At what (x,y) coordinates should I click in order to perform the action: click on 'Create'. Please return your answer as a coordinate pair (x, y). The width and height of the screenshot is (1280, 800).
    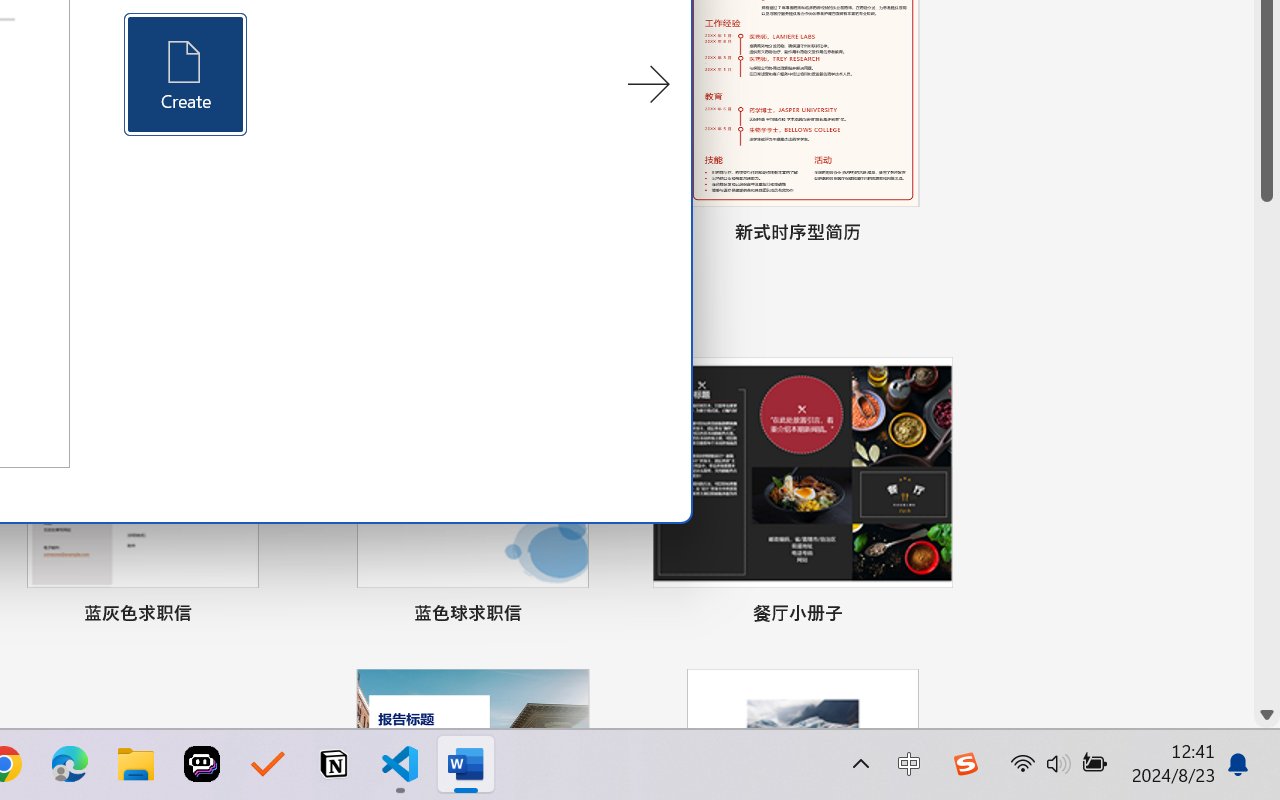
    Looking at the image, I should click on (185, 74).